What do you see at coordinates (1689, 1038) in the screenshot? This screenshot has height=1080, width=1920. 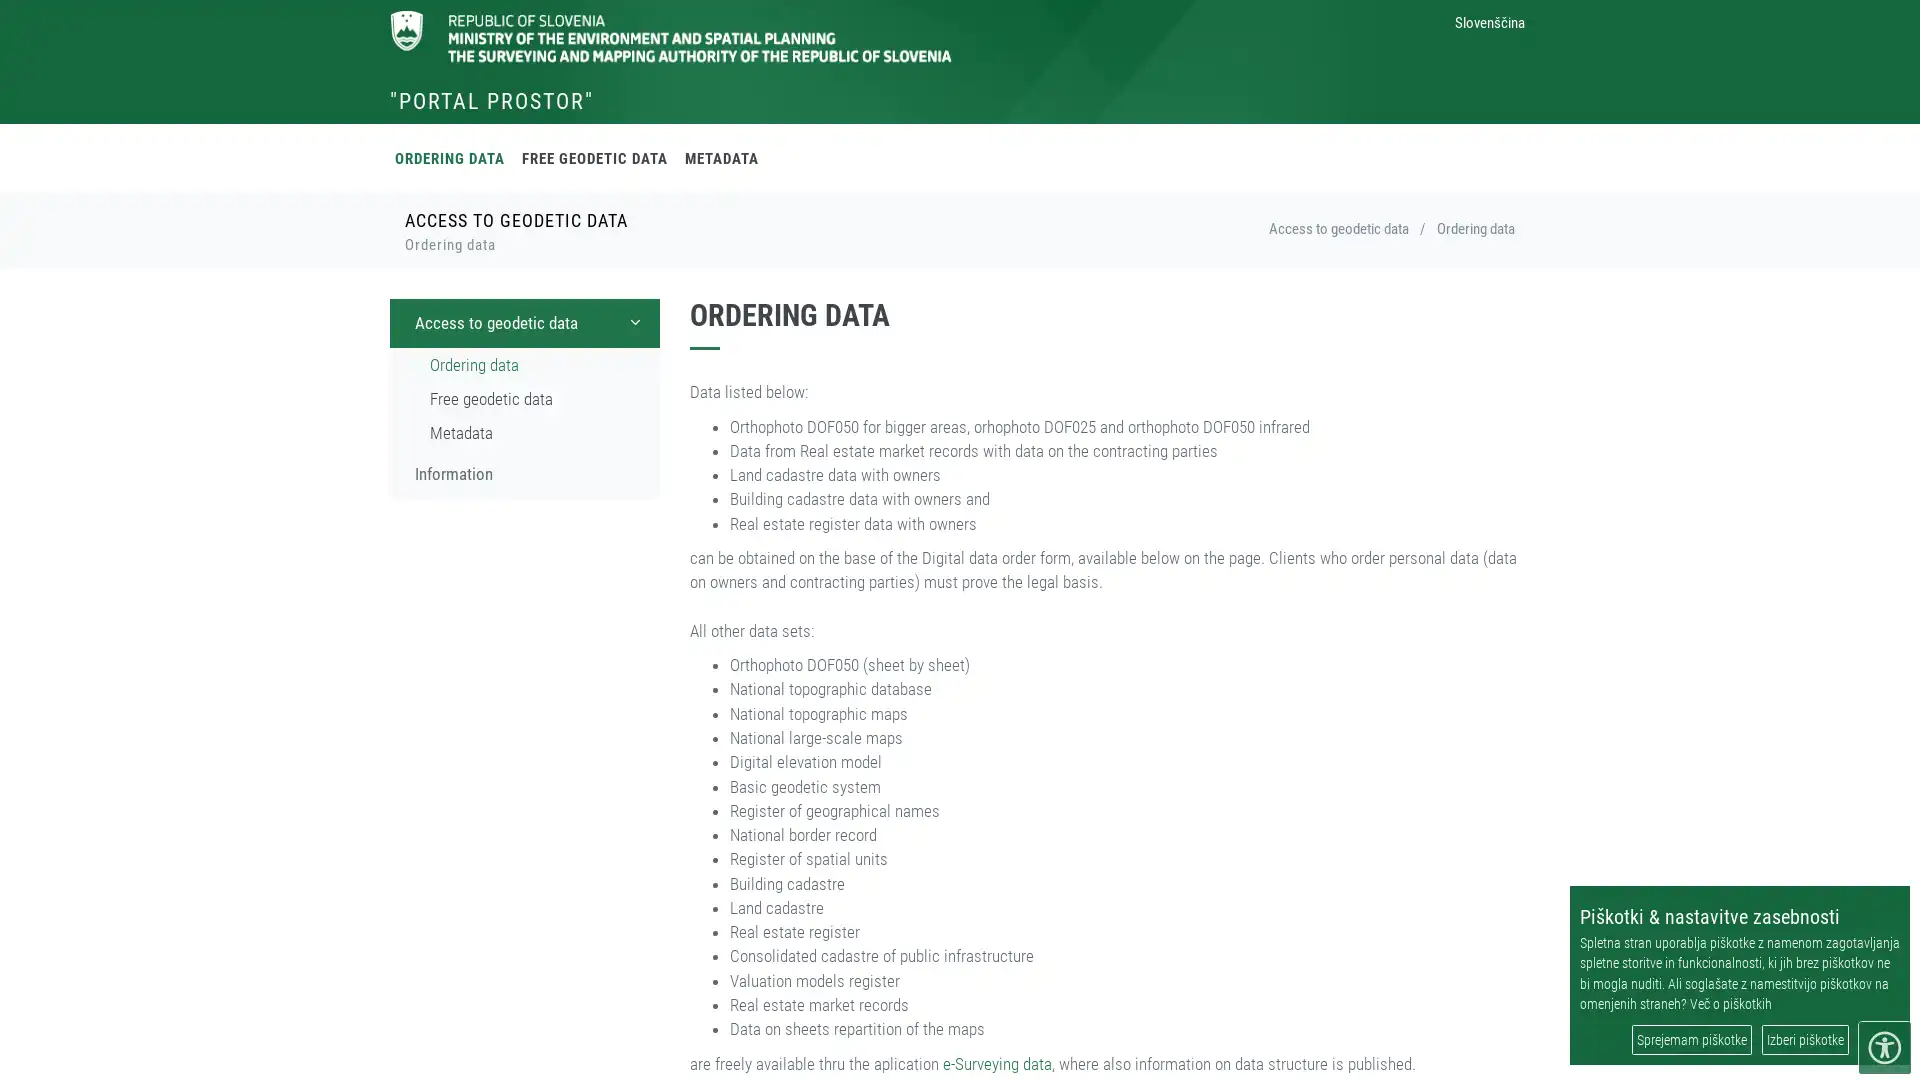 I see `Sprejemam piskotke` at bounding box center [1689, 1038].